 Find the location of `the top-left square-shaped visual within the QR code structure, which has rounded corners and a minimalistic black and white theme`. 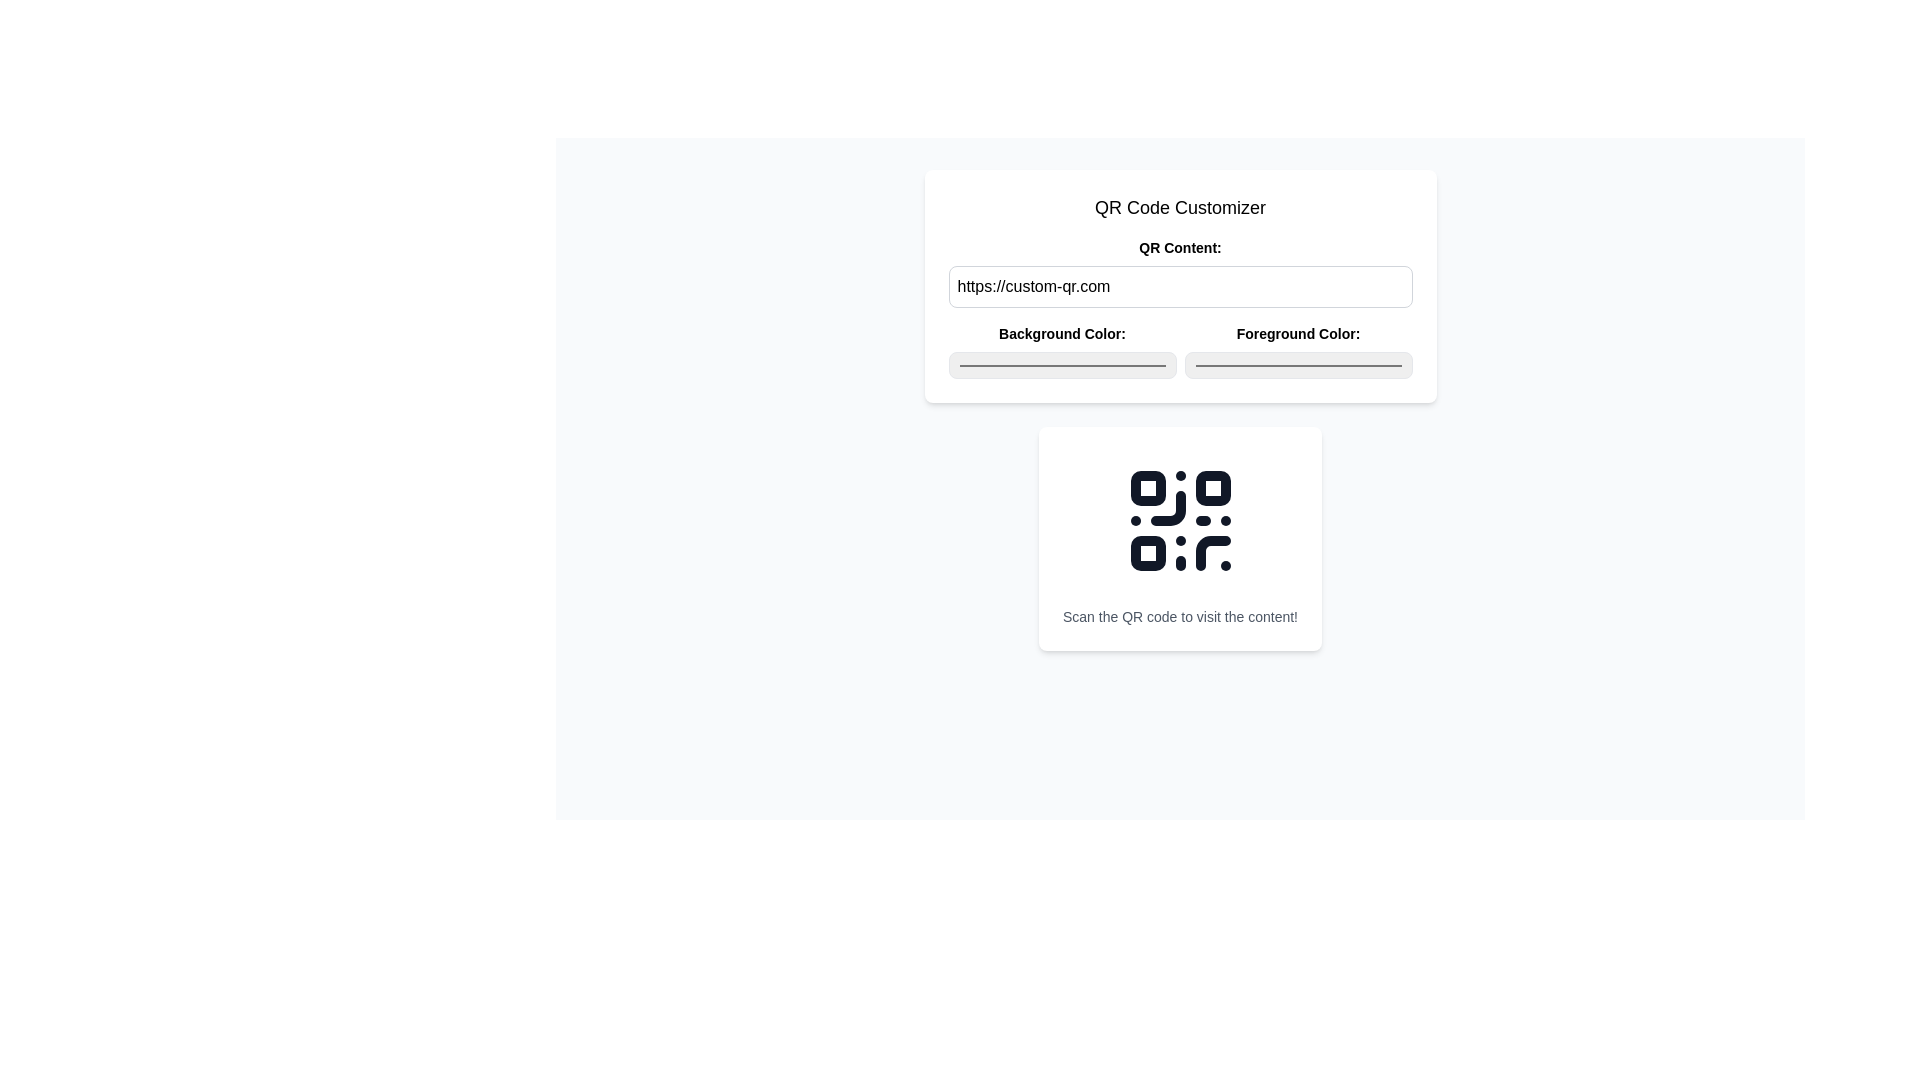

the top-left square-shaped visual within the QR code structure, which has rounded corners and a minimalistic black and white theme is located at coordinates (1147, 488).